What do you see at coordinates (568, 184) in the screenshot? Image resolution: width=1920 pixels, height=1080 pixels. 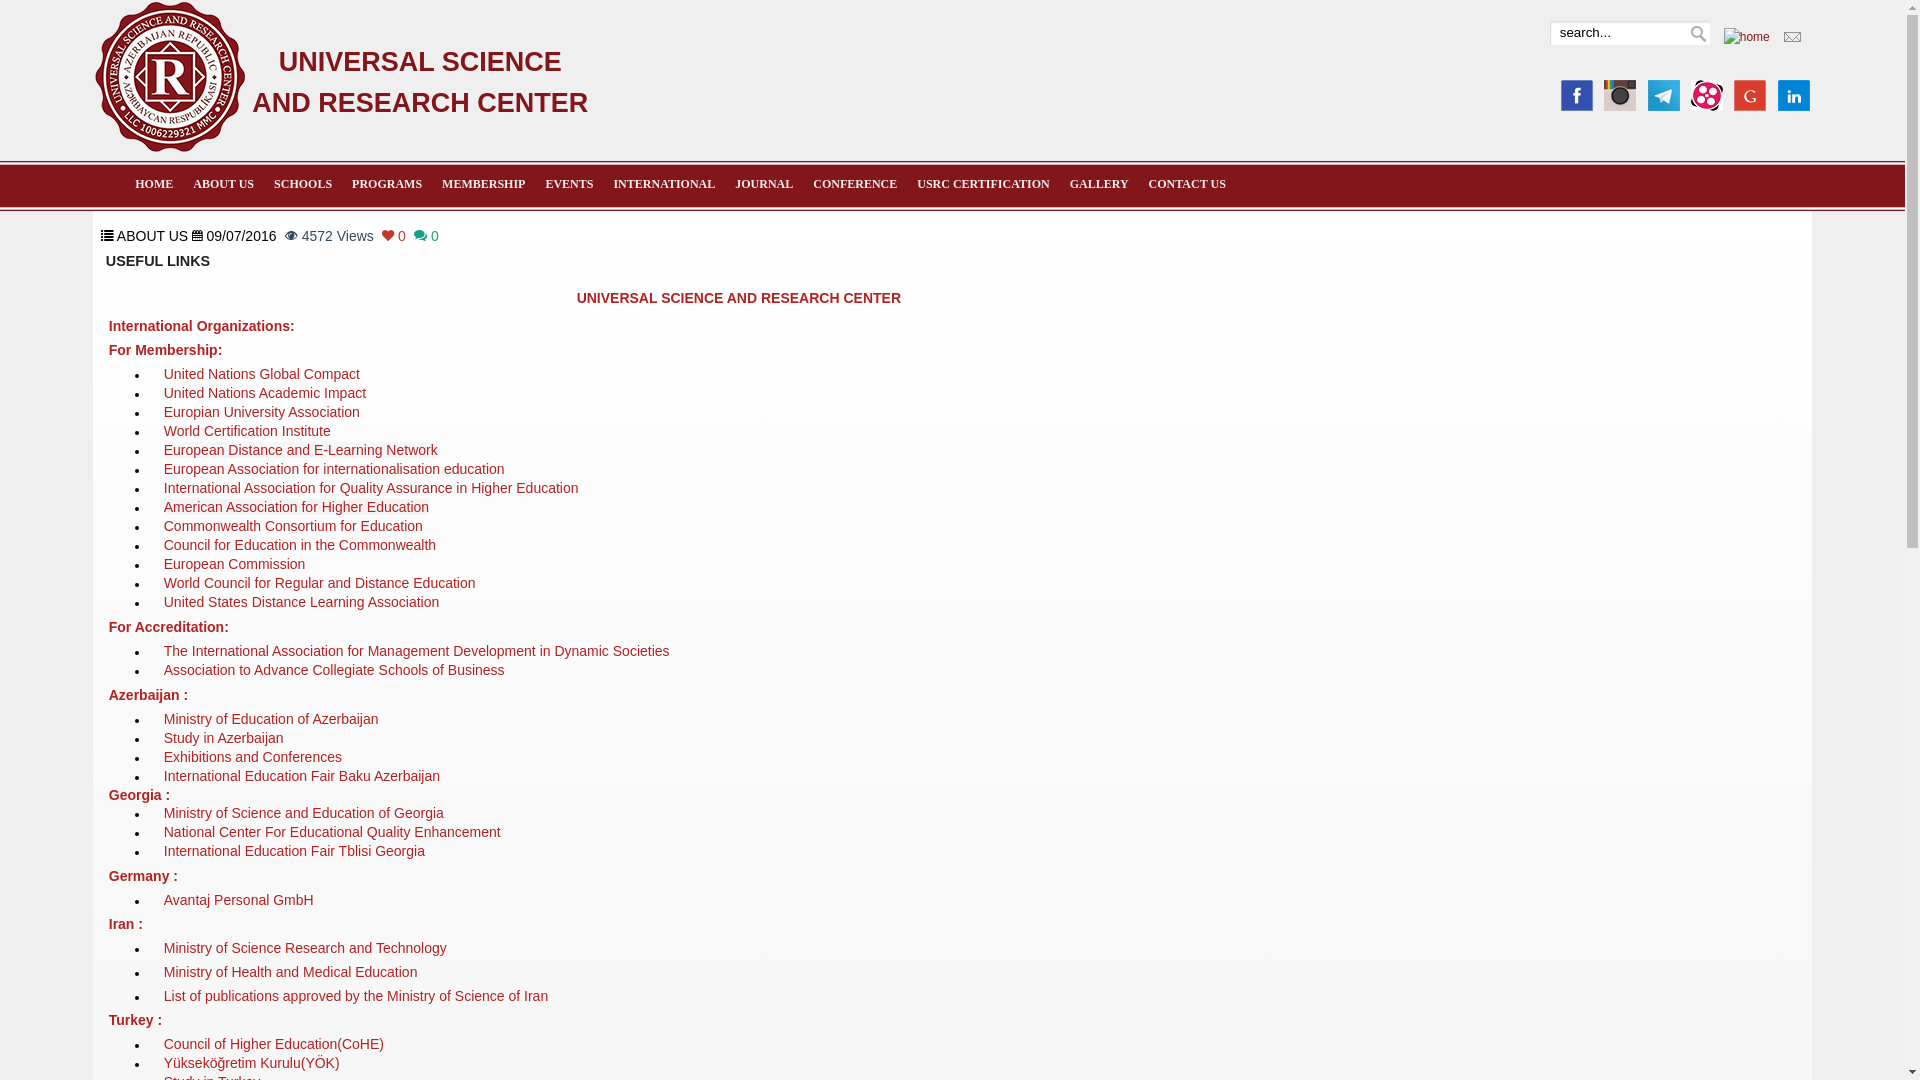 I see `'EVENTS'` at bounding box center [568, 184].